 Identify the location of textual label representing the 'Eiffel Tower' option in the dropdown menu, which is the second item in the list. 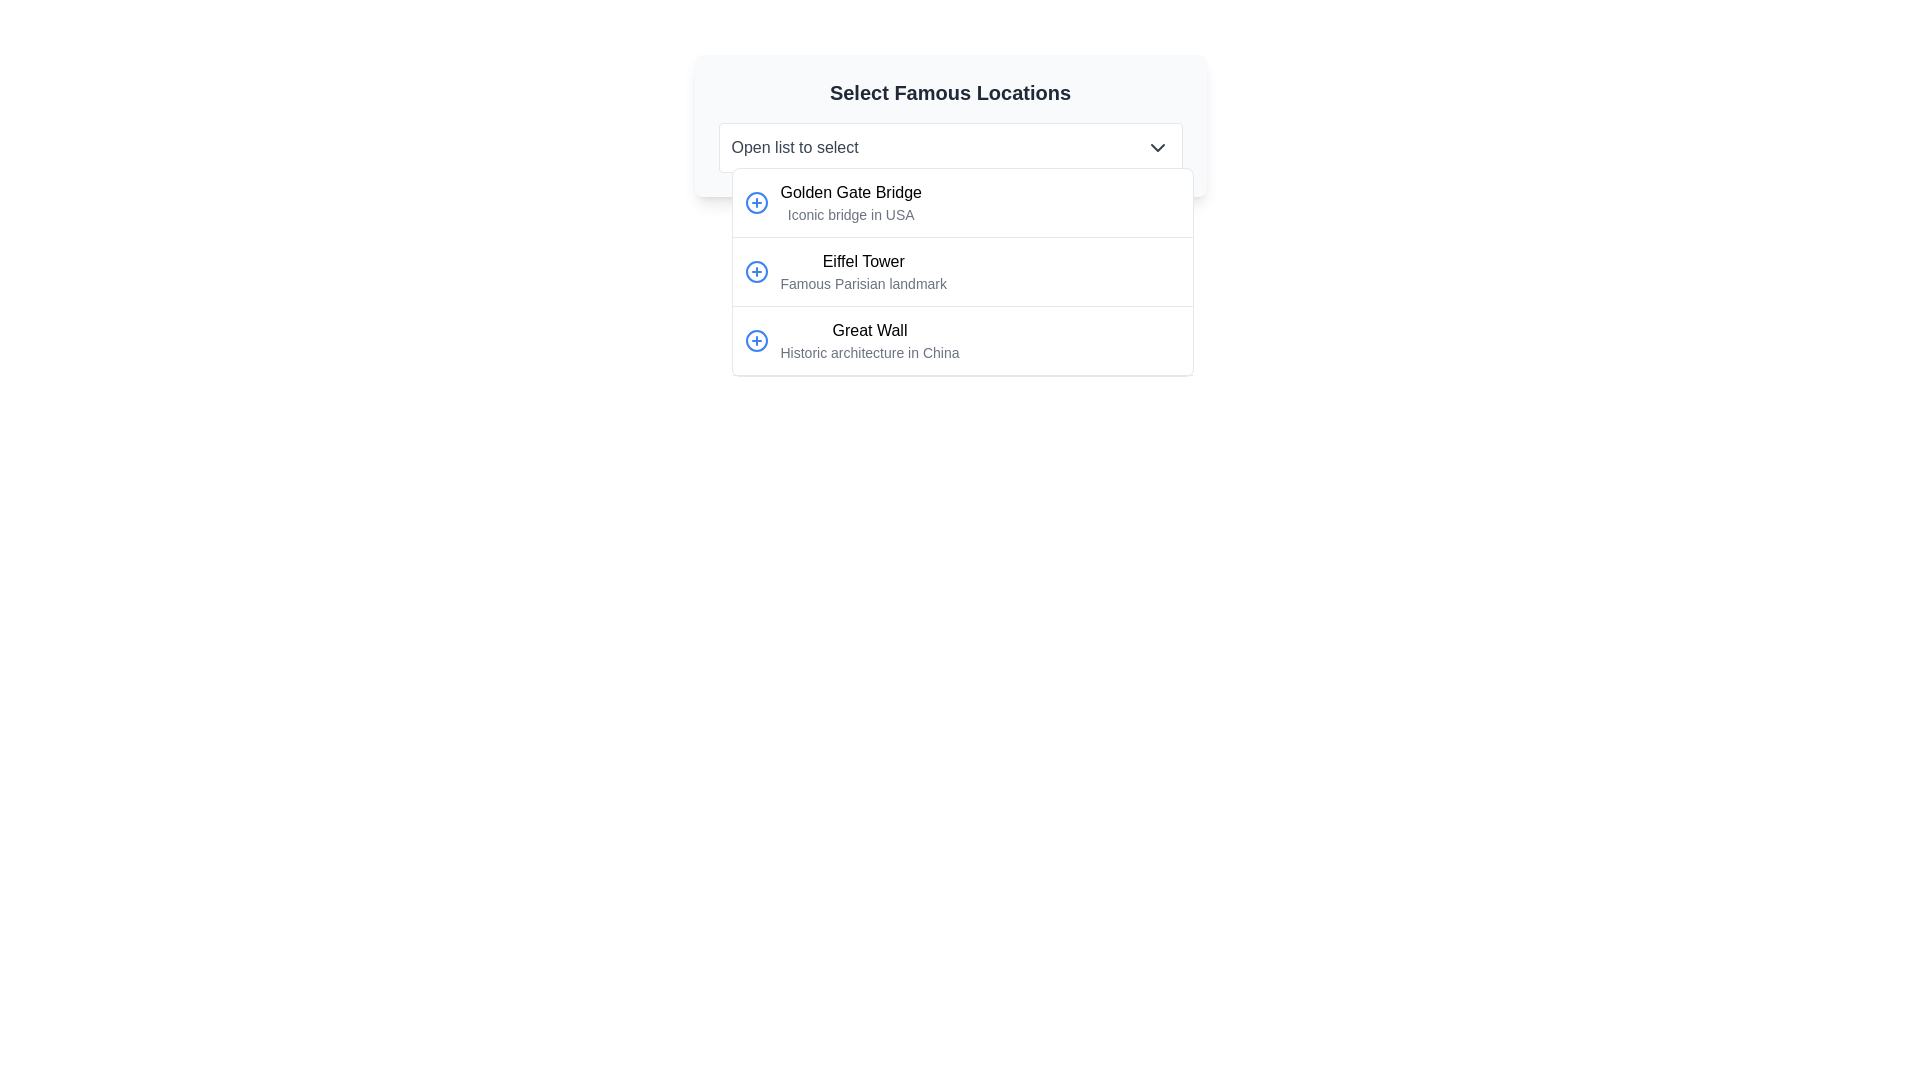
(863, 261).